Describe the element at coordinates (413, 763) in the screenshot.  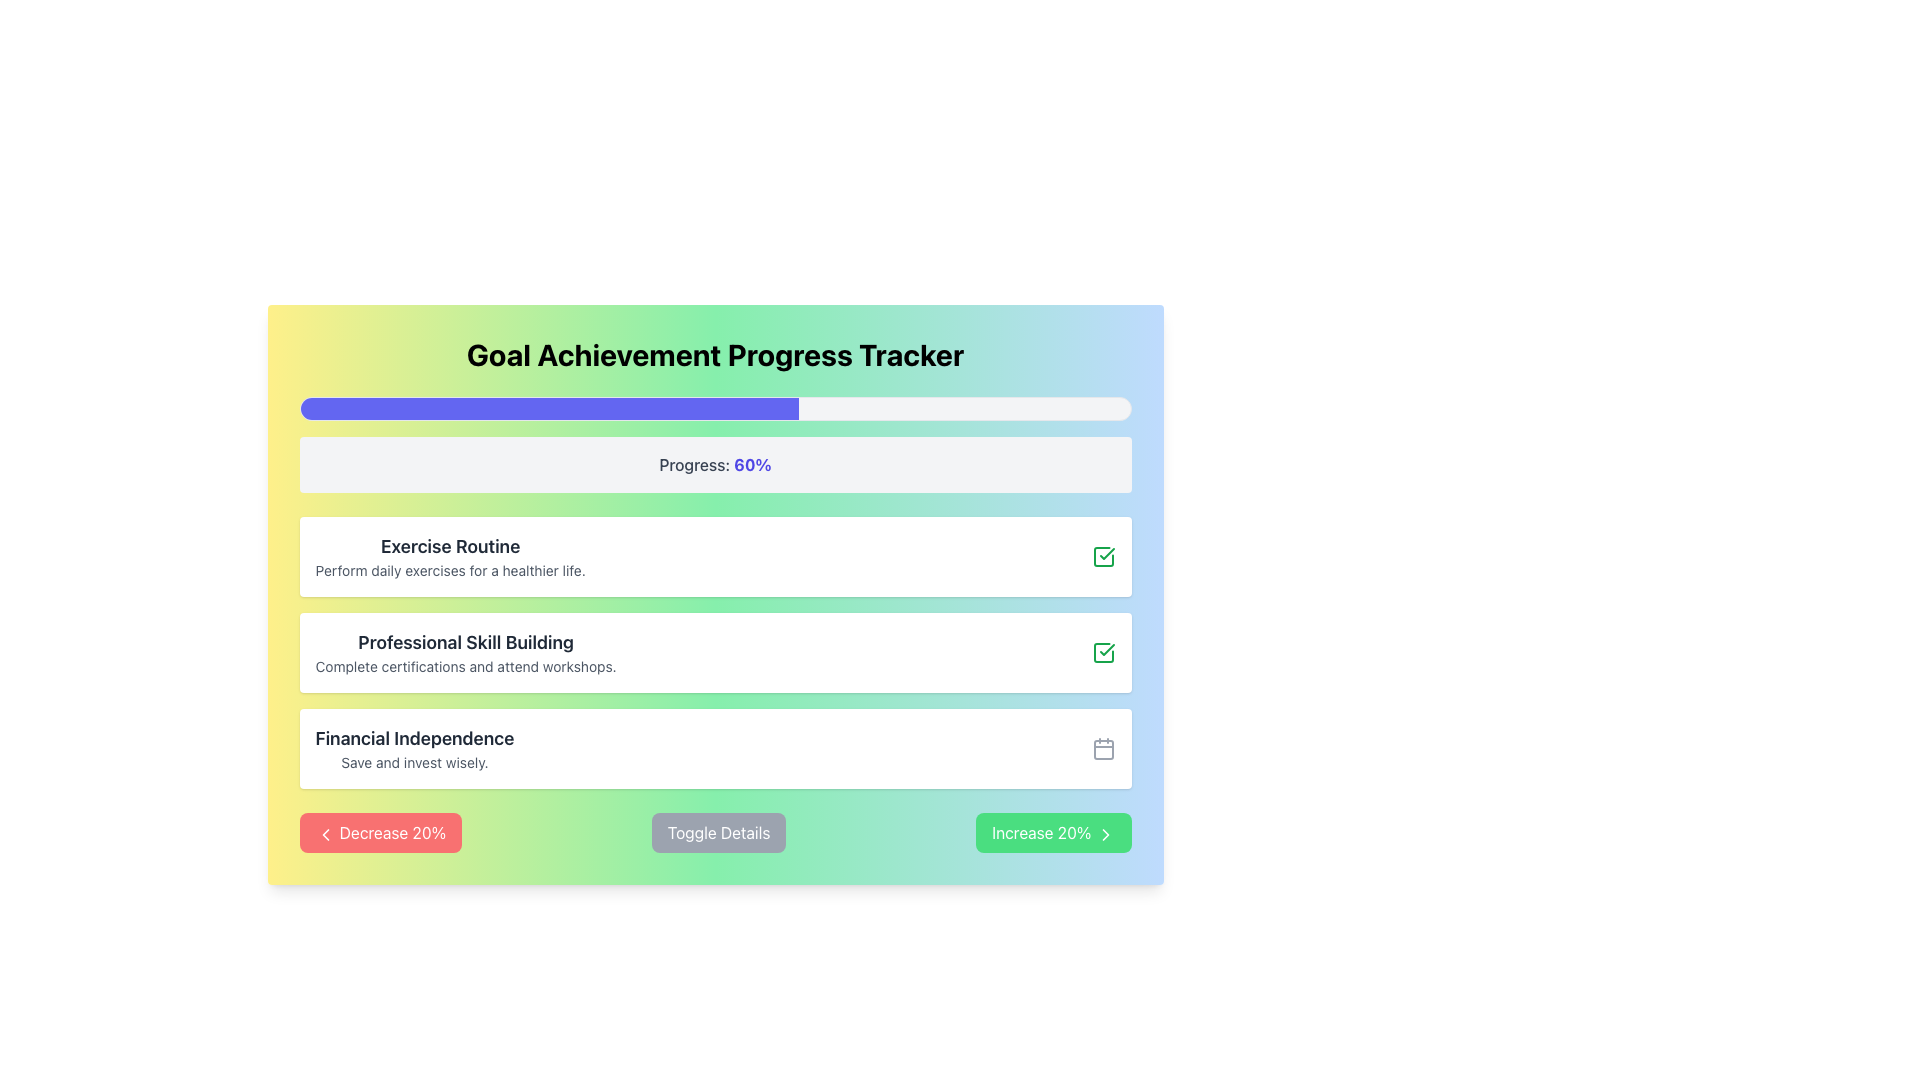
I see `the subtitle text displaying 'Save and invest wisely.' which is styled in gray and located below 'Financial Independence' within the third card of a vertically stacked group of cards` at that location.